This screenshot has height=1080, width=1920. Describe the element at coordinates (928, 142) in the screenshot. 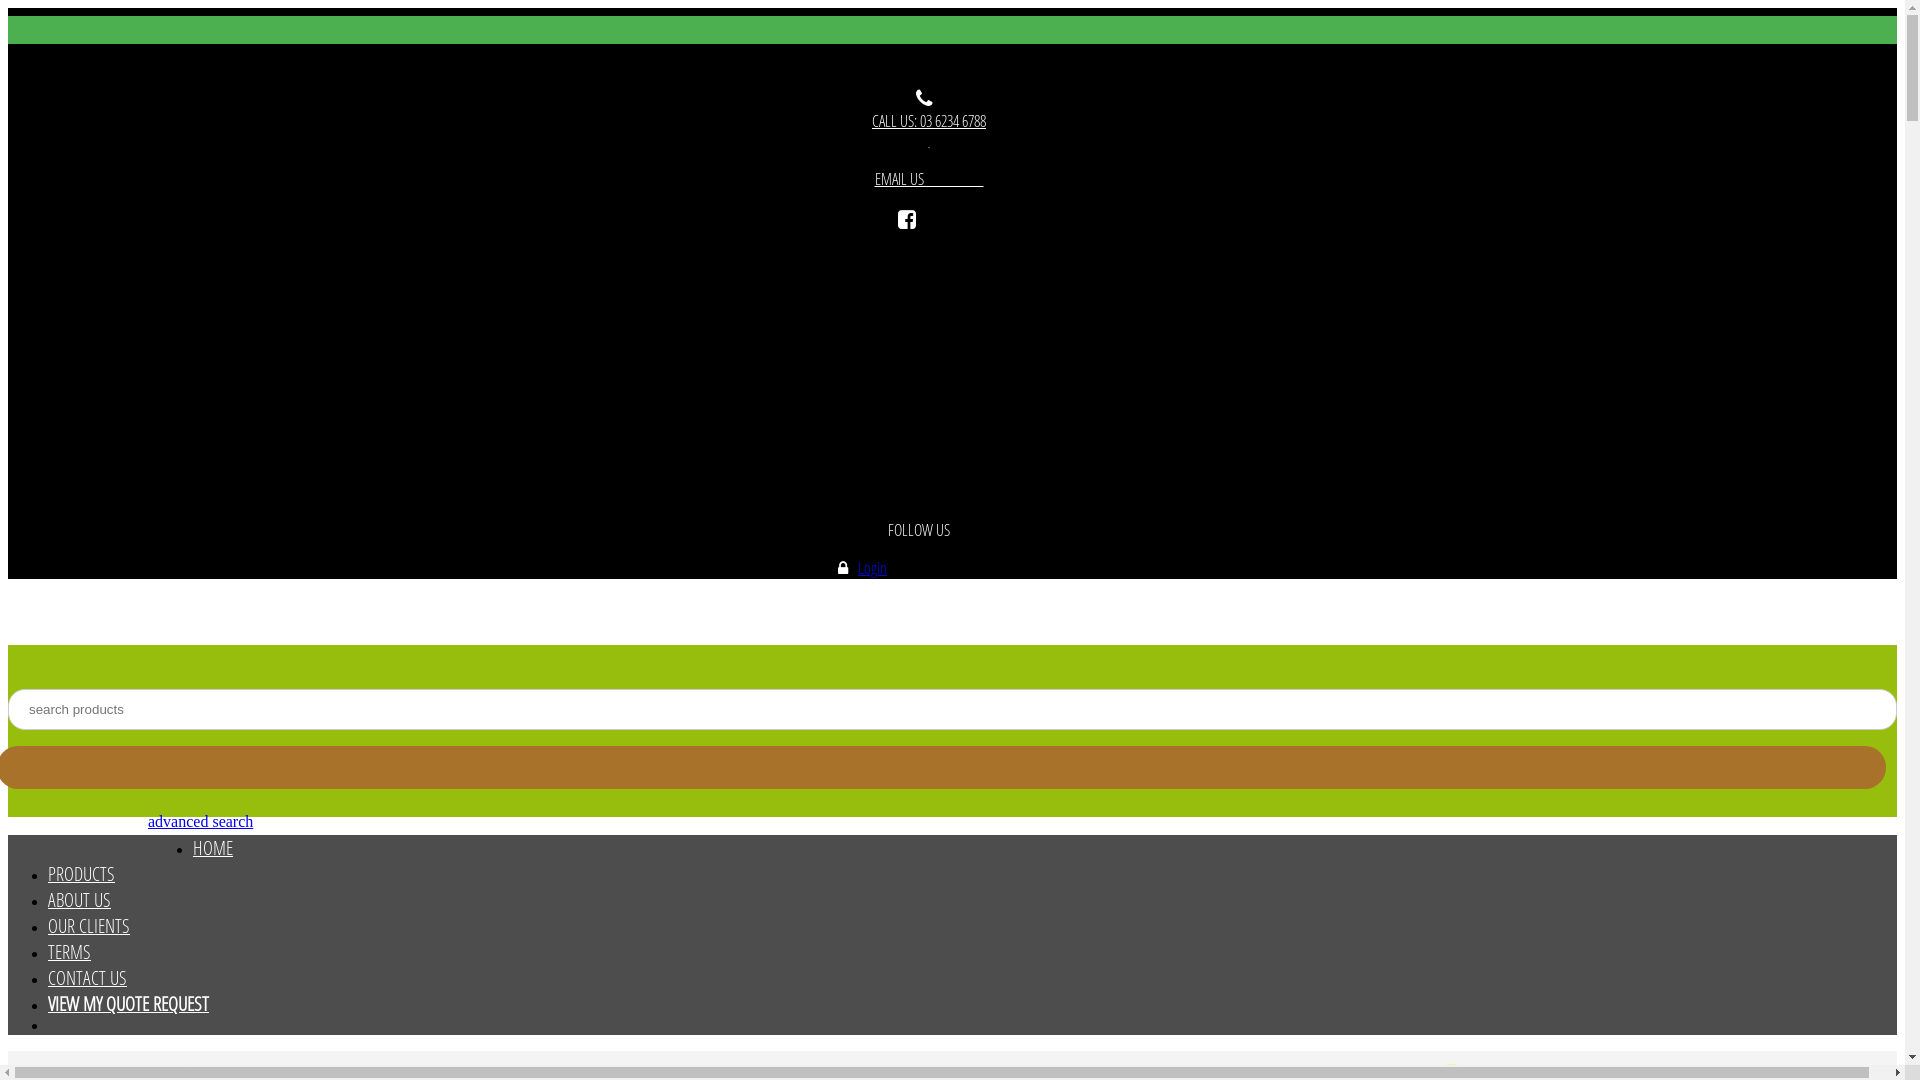

I see `' '` at that location.